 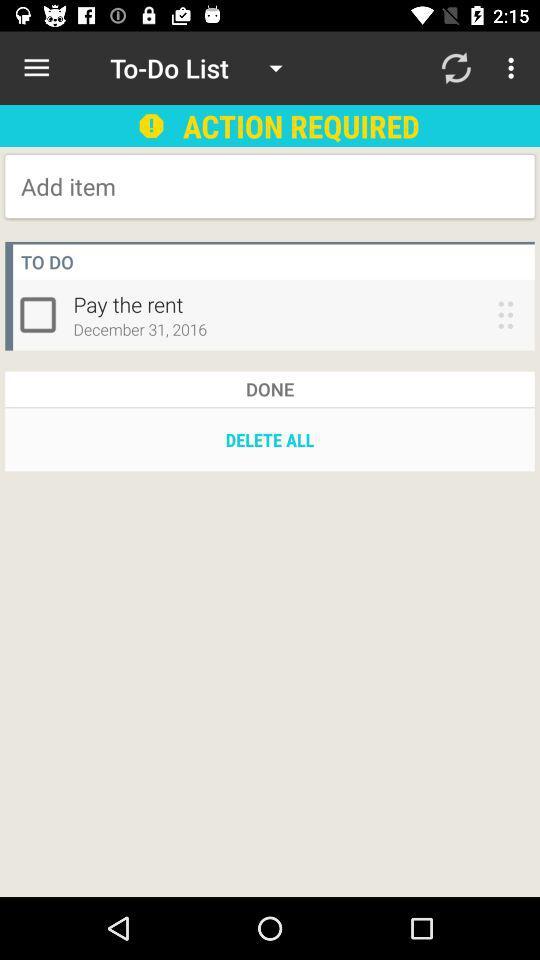 I want to click on item, so click(x=181, y=186).